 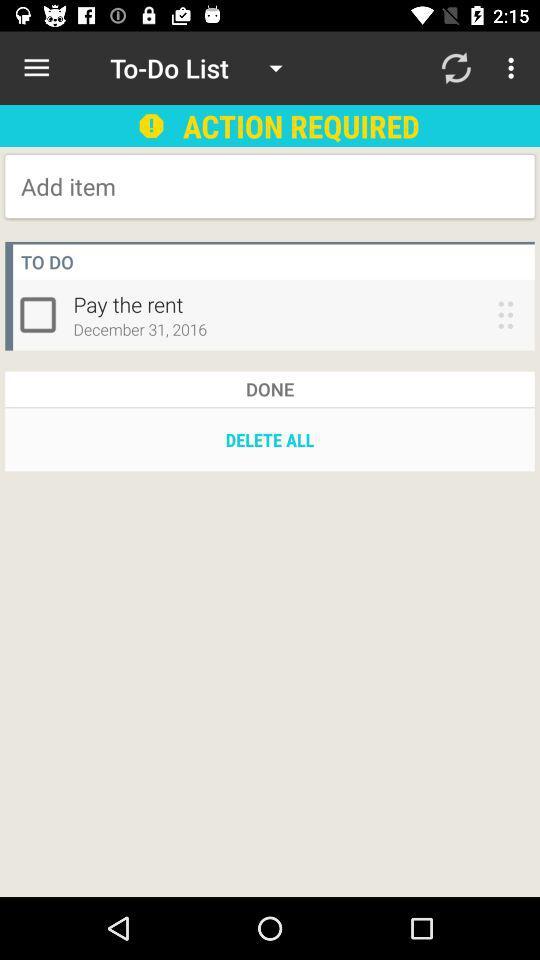 I want to click on item, so click(x=181, y=186).